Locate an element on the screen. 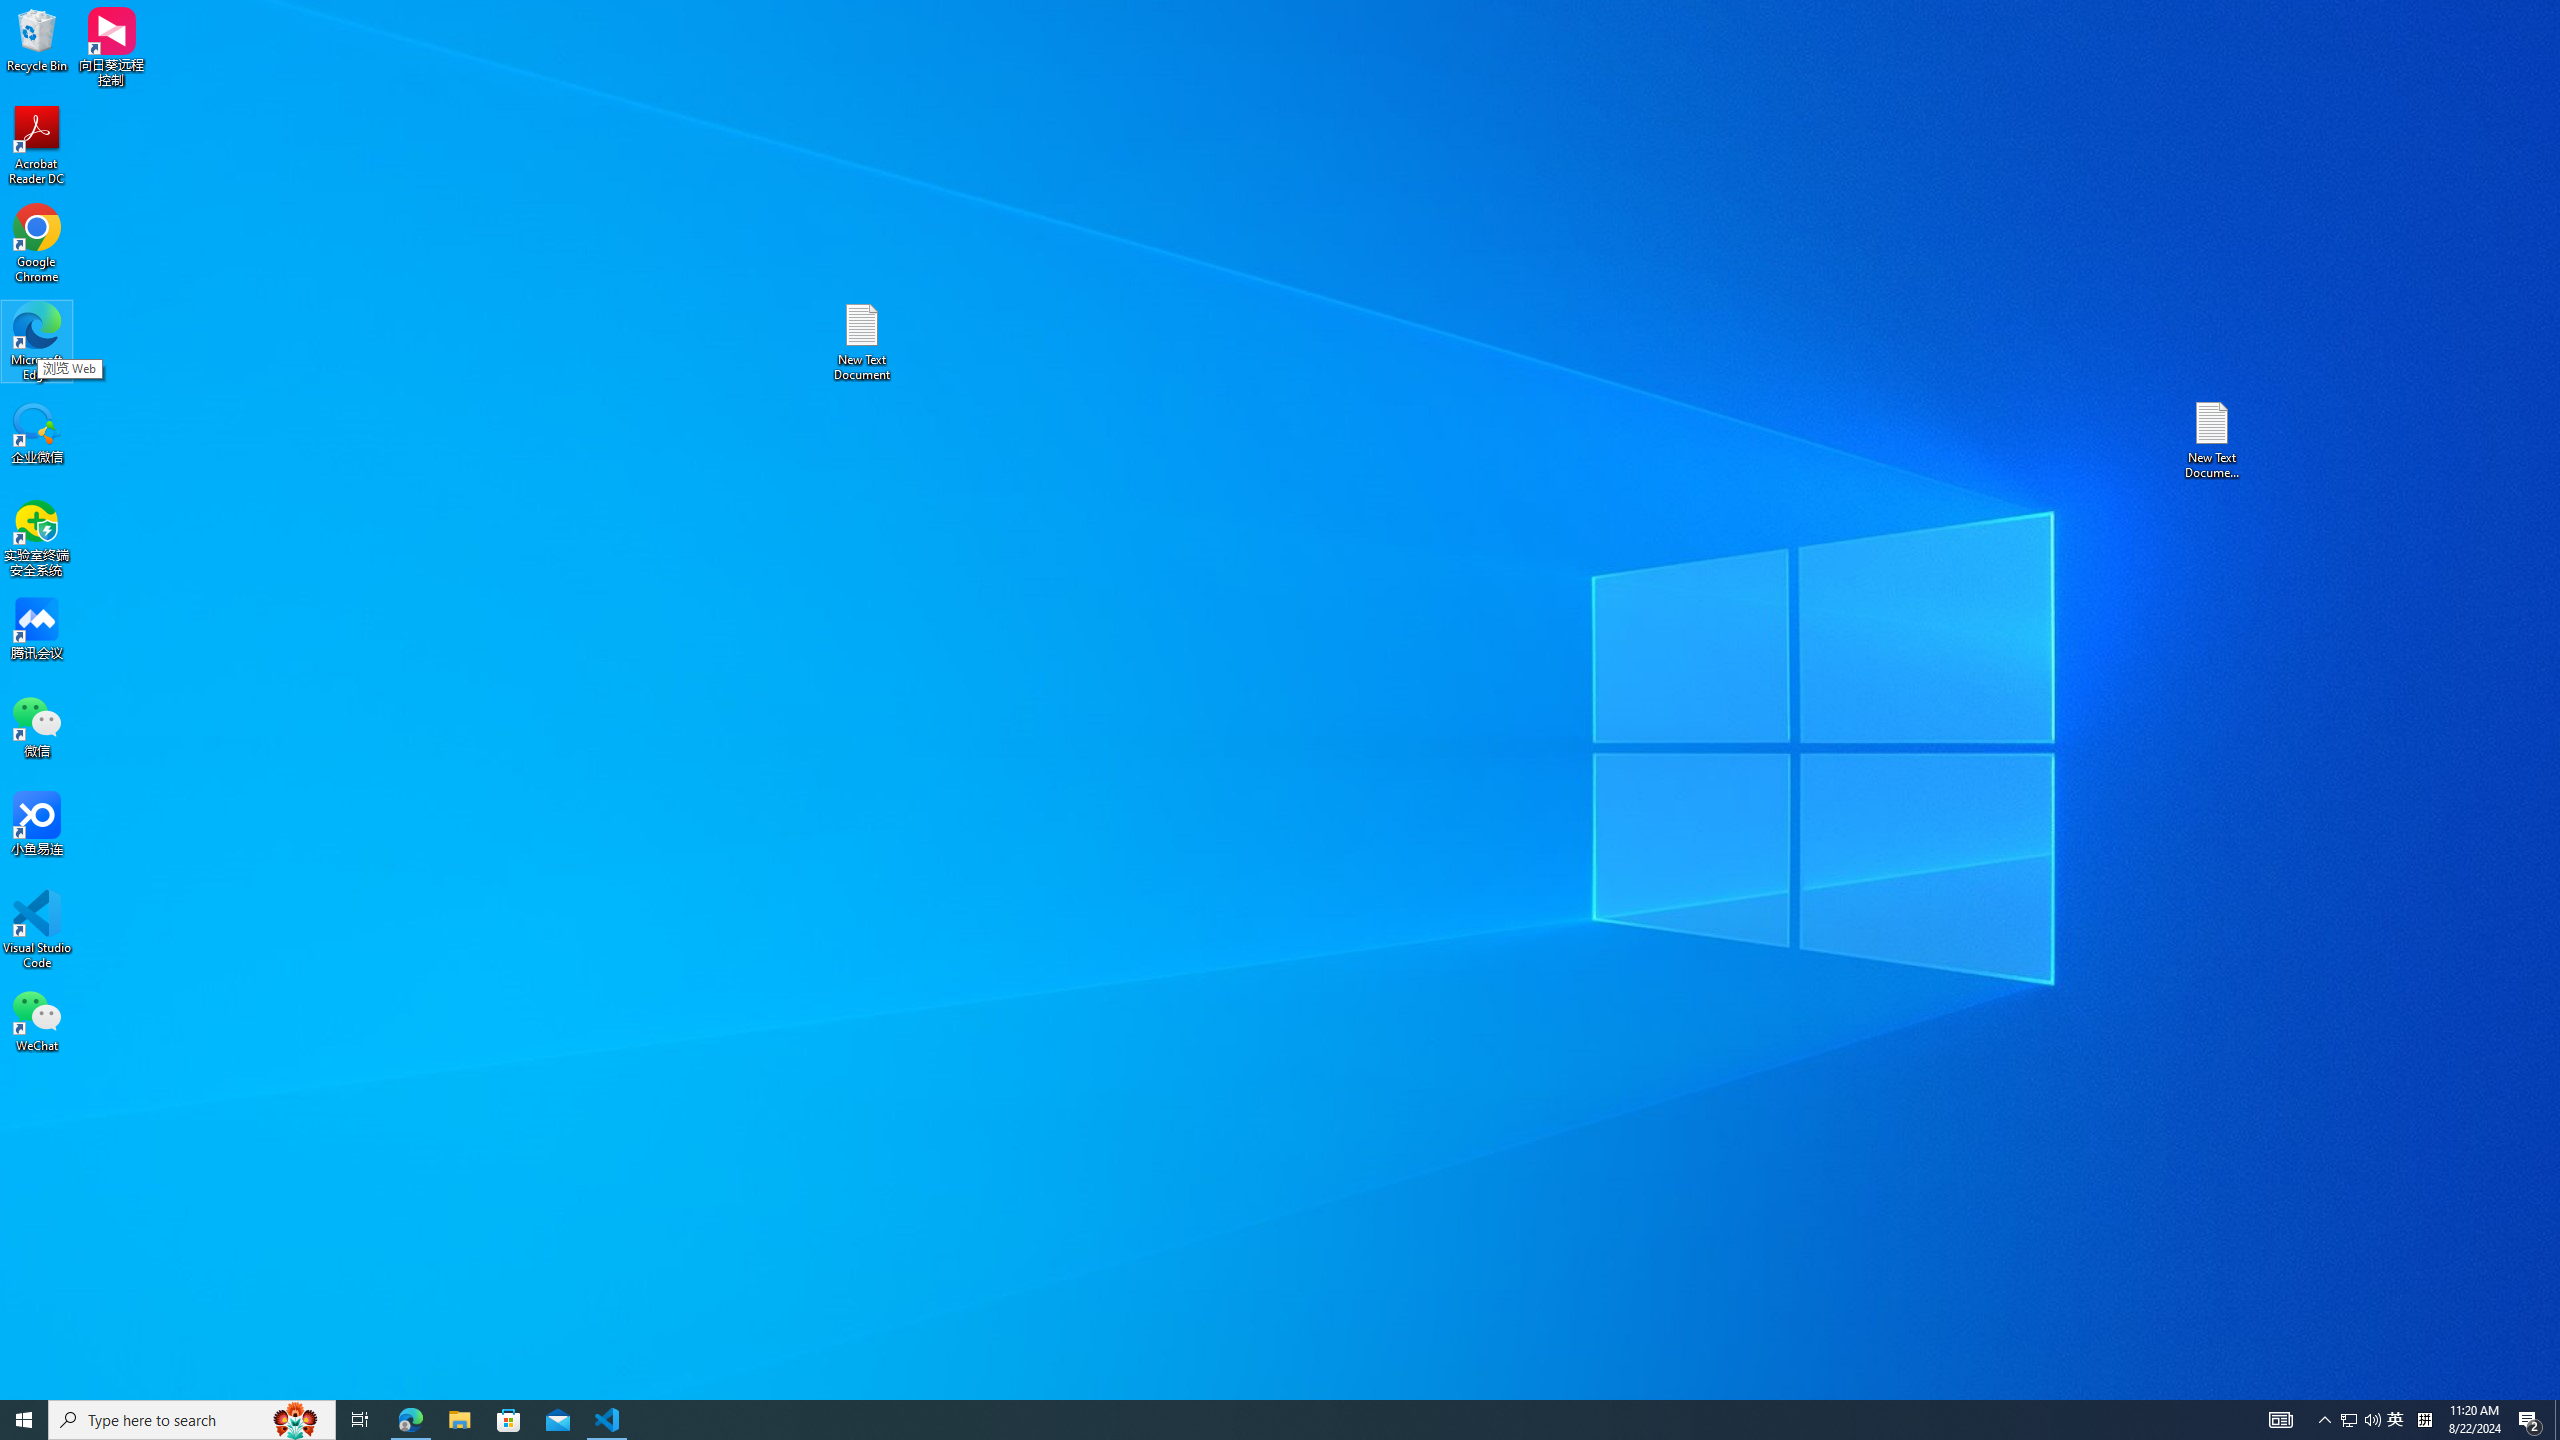 This screenshot has width=2560, height=1440. 'Notification Chevron' is located at coordinates (2324, 1418).